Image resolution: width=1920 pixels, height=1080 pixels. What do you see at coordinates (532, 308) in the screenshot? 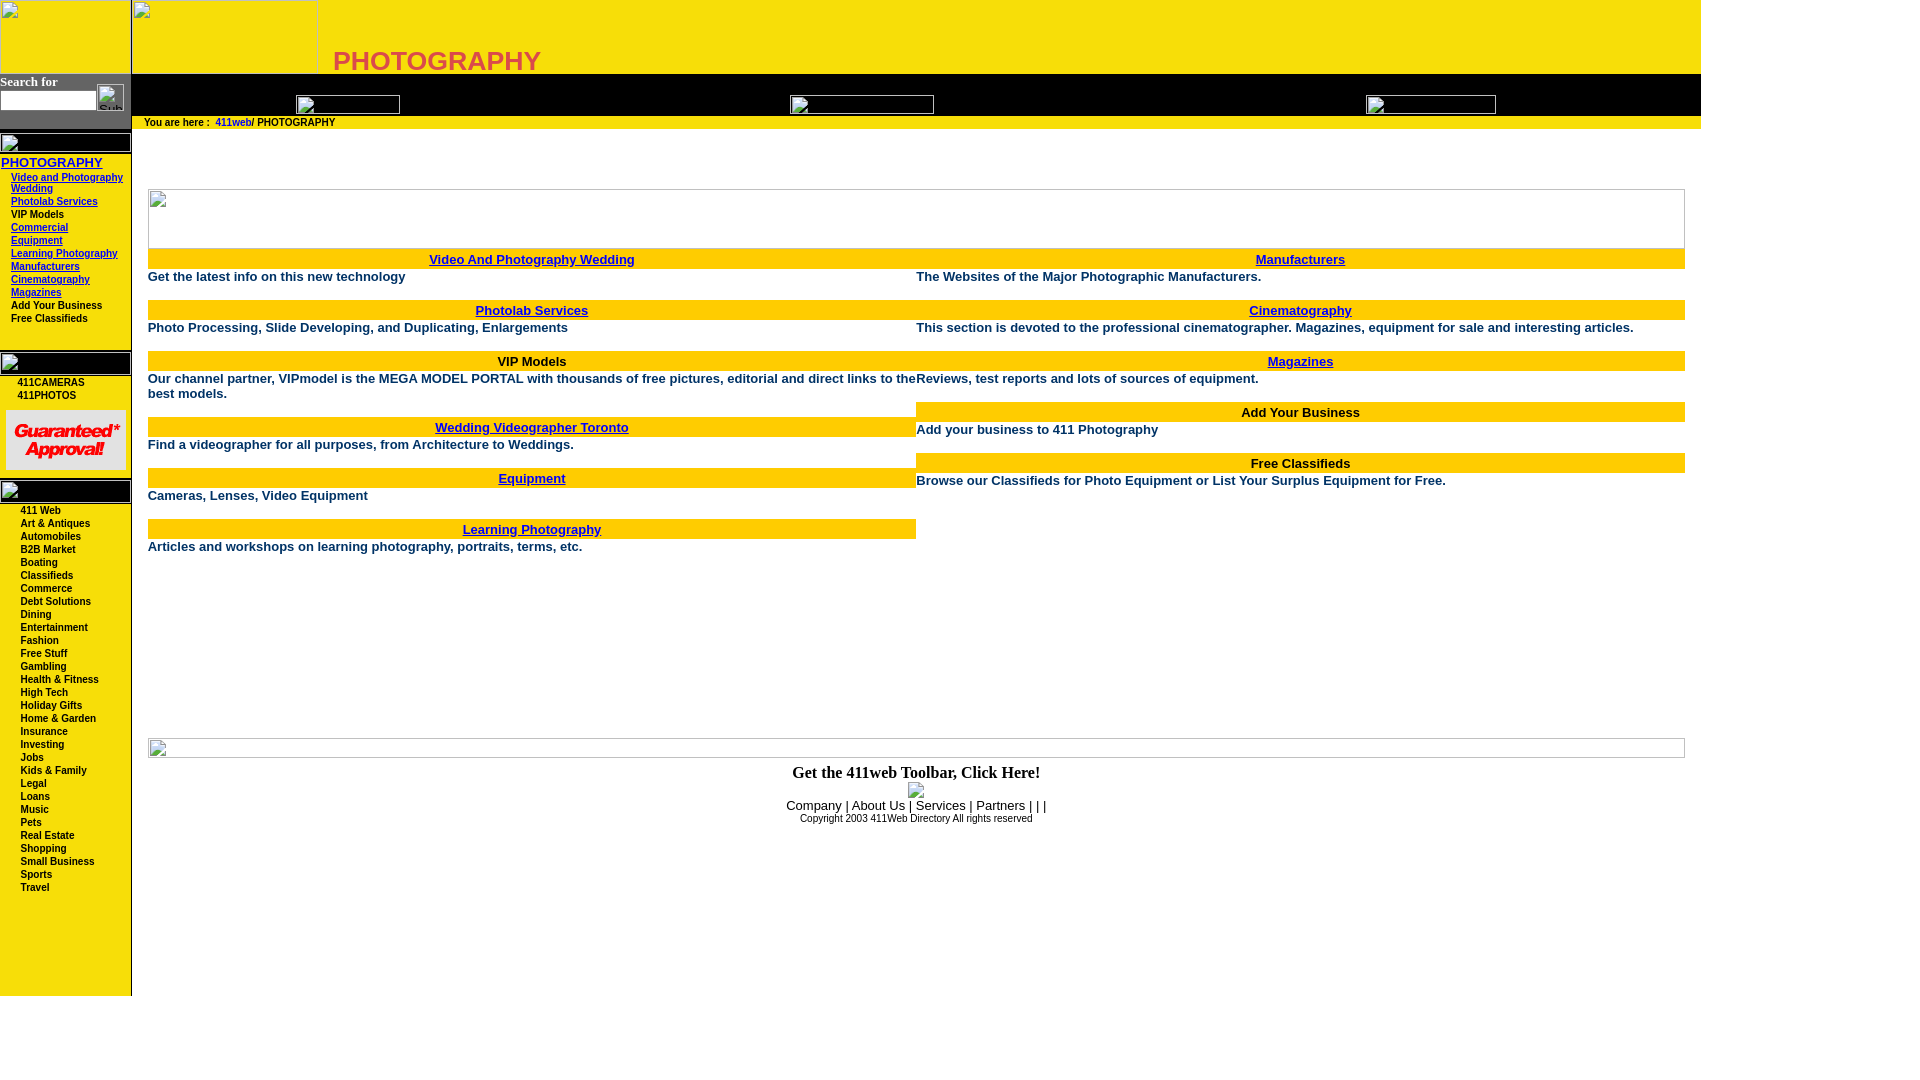
I see `'Photolab Services'` at bounding box center [532, 308].